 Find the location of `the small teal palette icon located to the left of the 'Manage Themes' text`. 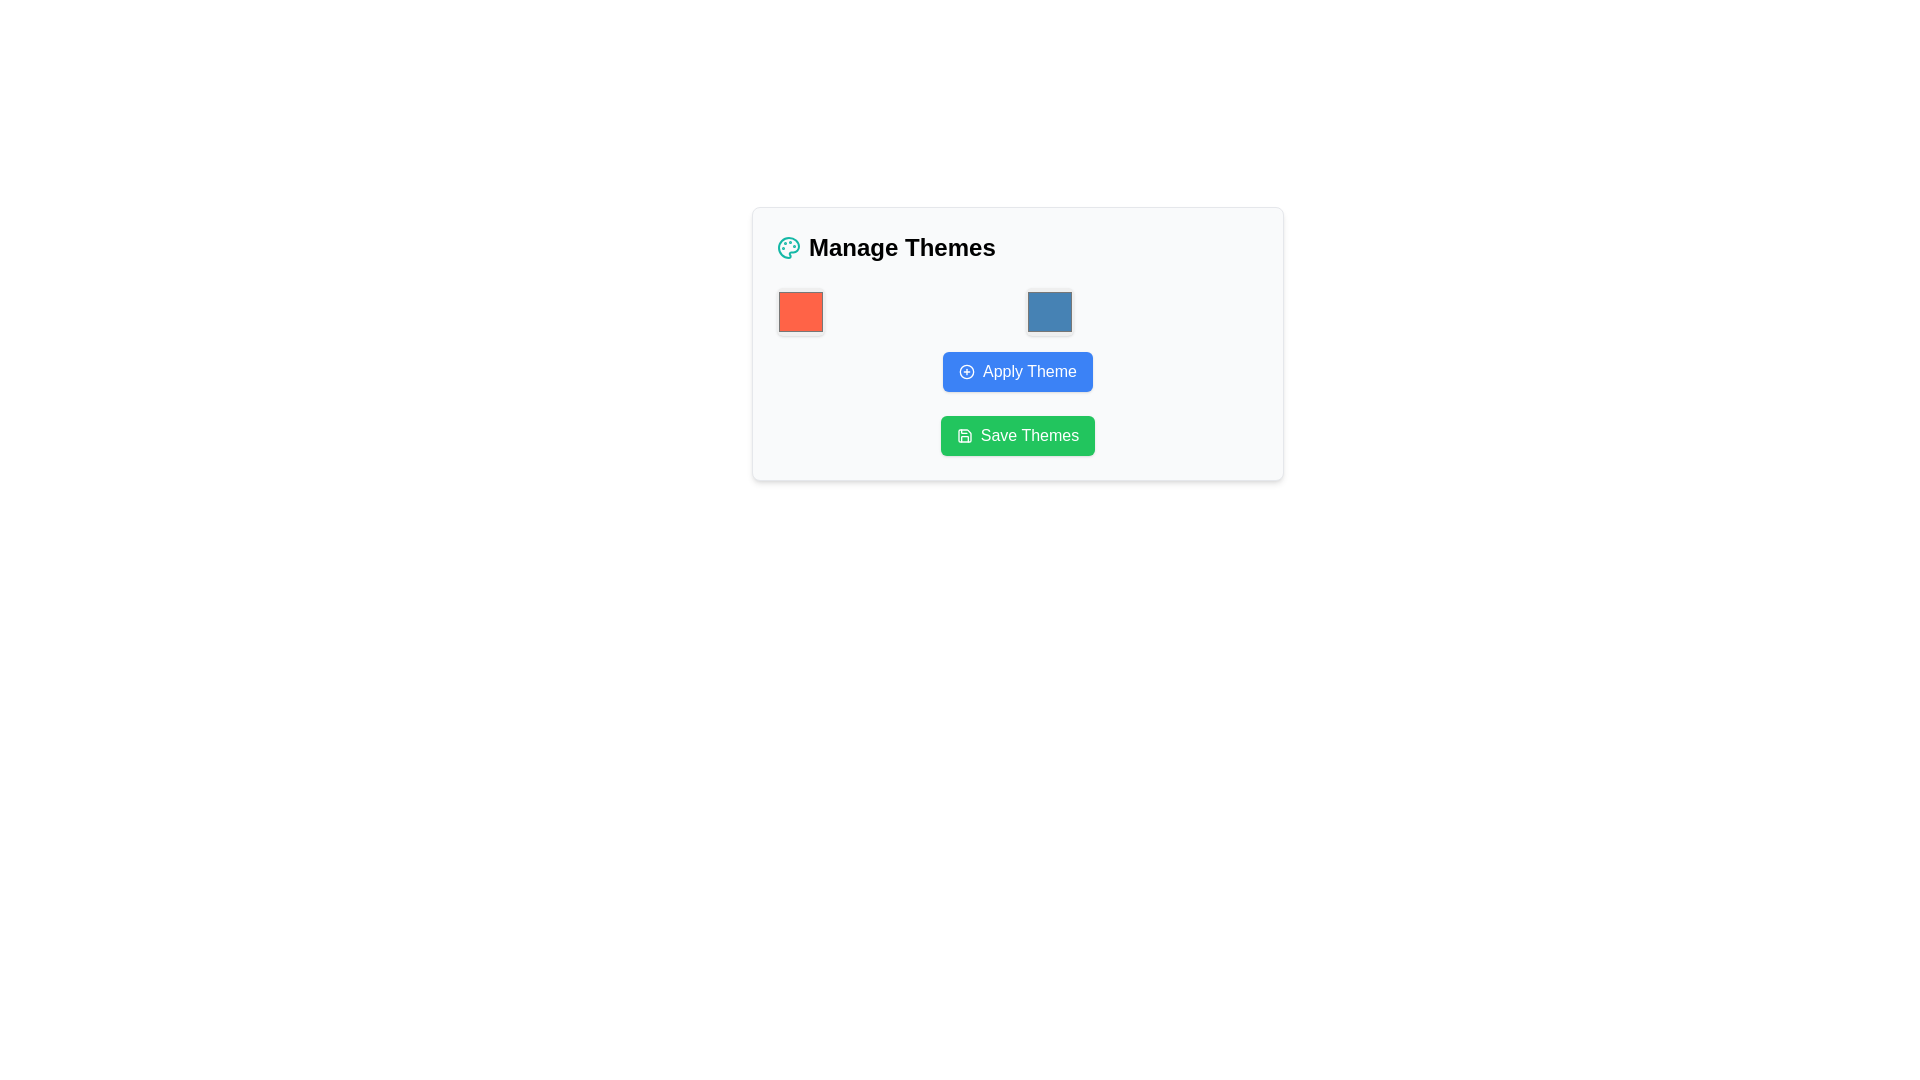

the small teal palette icon located to the left of the 'Manage Themes' text is located at coordinates (787, 246).